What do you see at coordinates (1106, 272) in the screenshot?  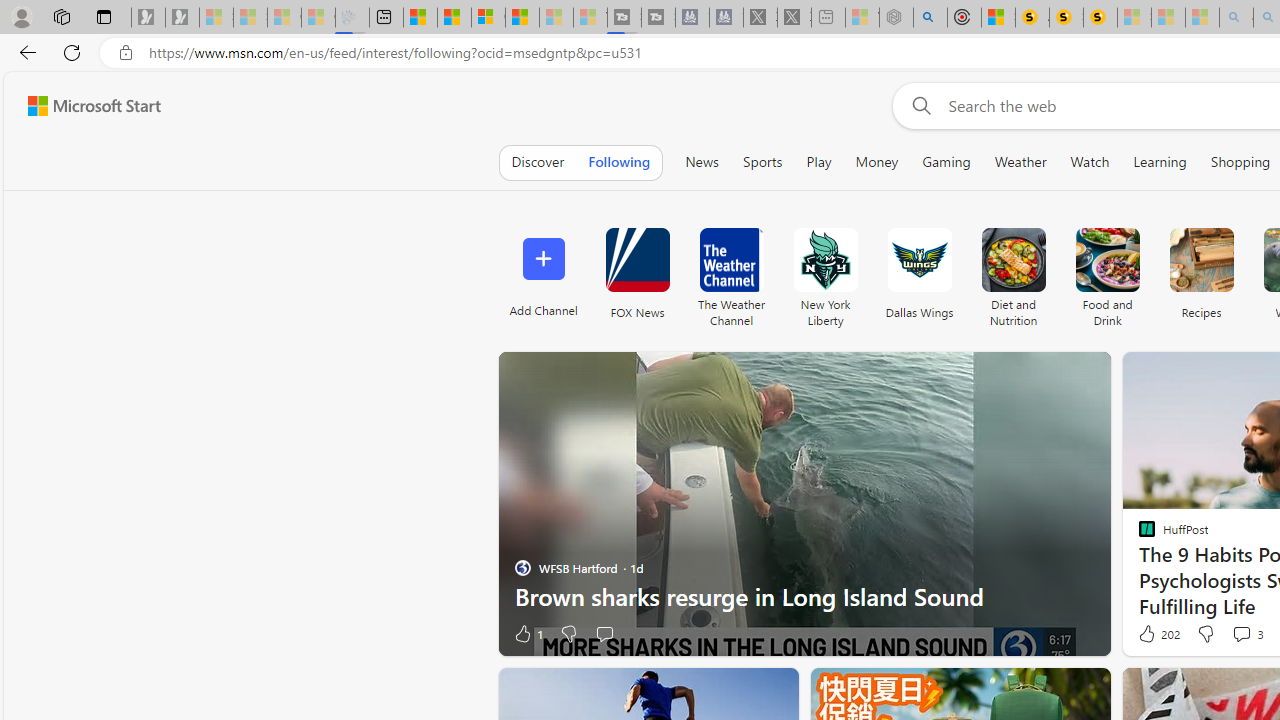 I see `'Food and Drink'` at bounding box center [1106, 272].